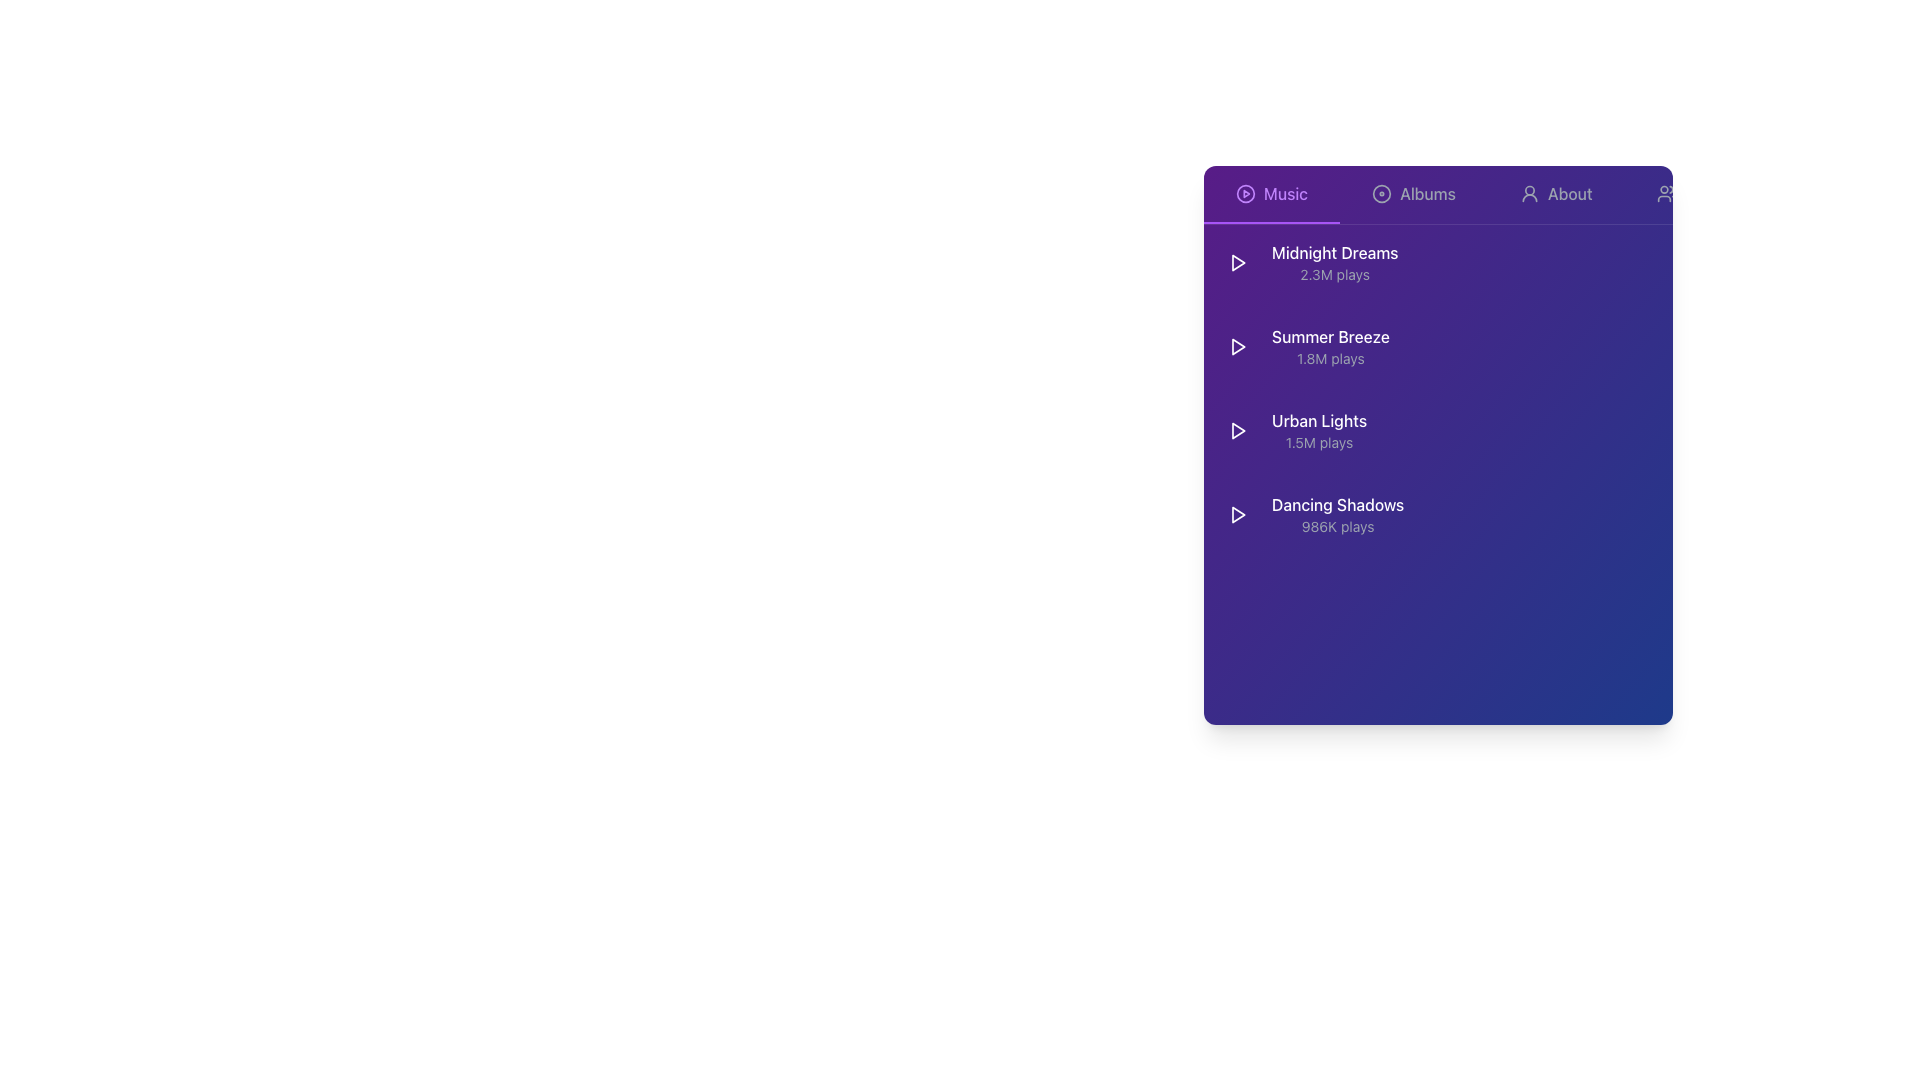 The width and height of the screenshot is (1920, 1080). What do you see at coordinates (1338, 504) in the screenshot?
I see `the text label 'Dancing Shadows' which is the title of the fourth item in a list, displayed in a medium-weight font on a purple background` at bounding box center [1338, 504].